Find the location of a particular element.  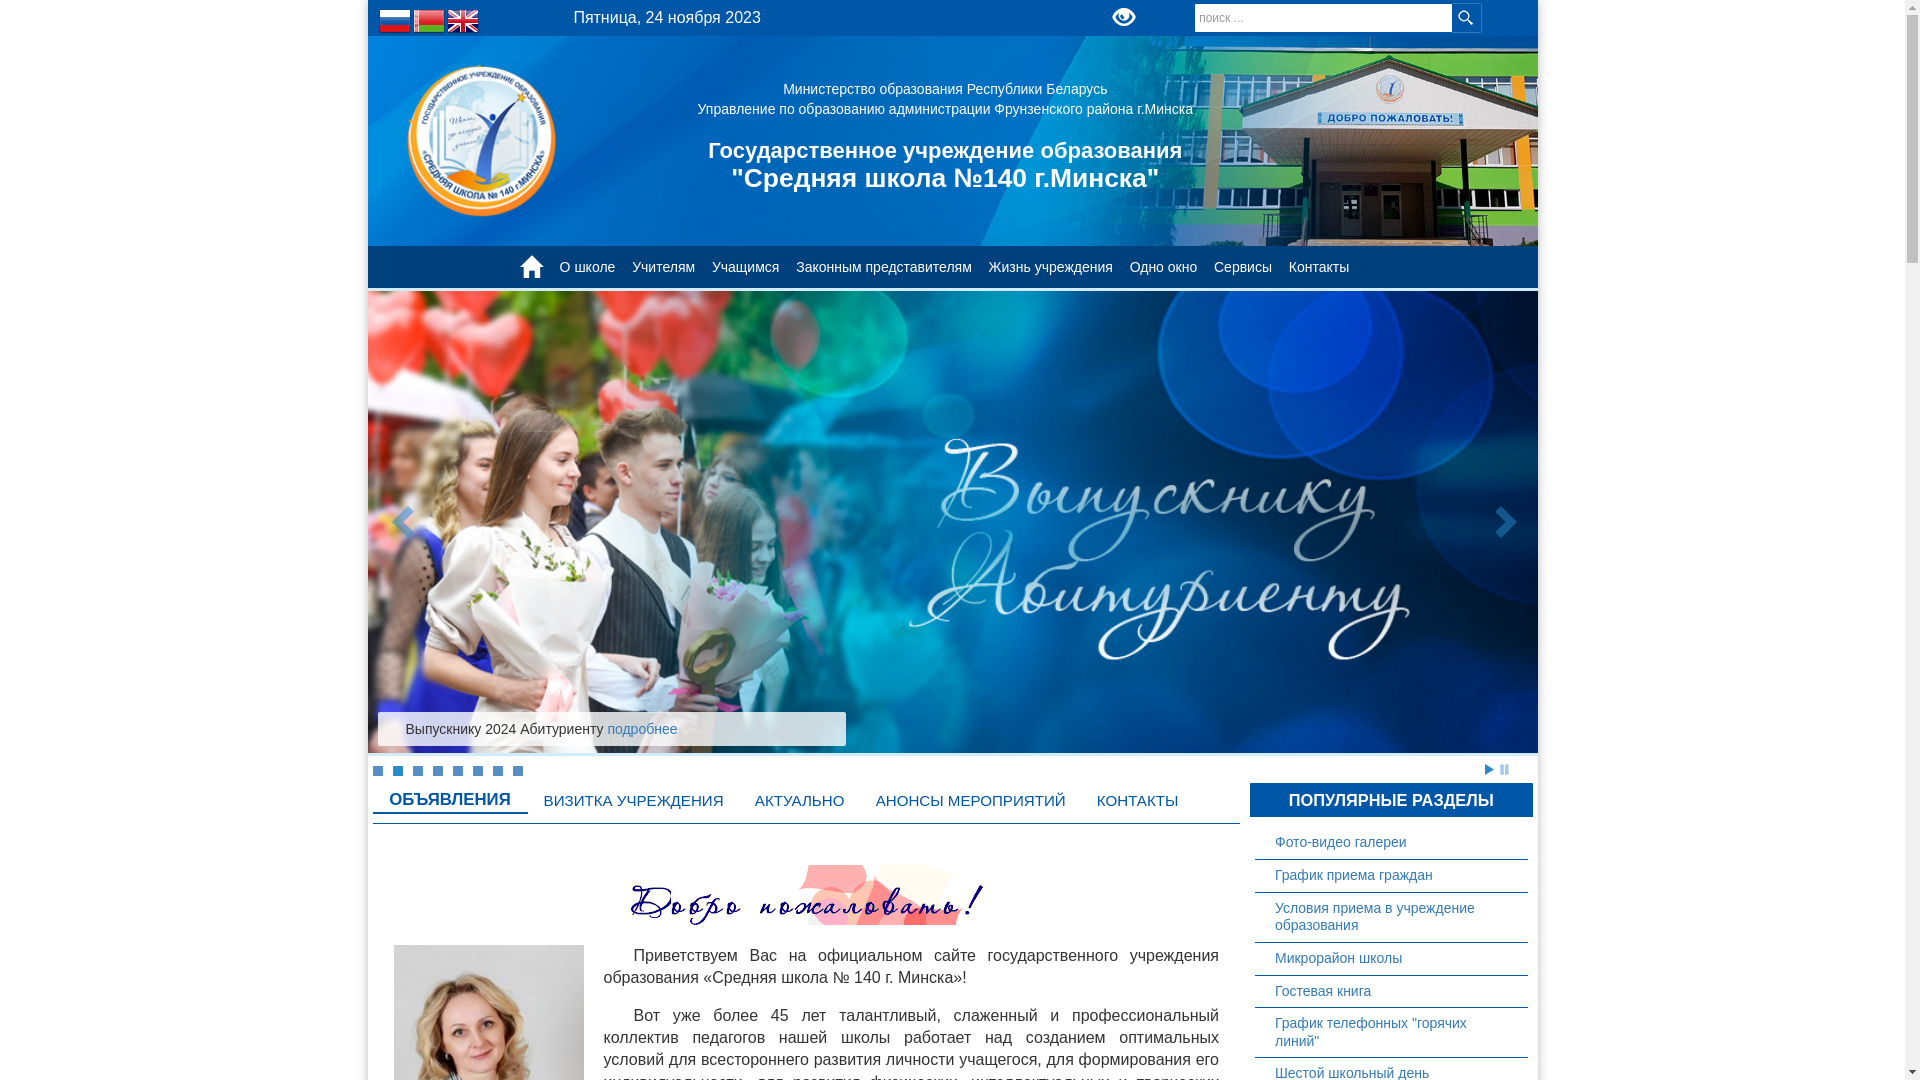

'2' is located at coordinates (397, 770).